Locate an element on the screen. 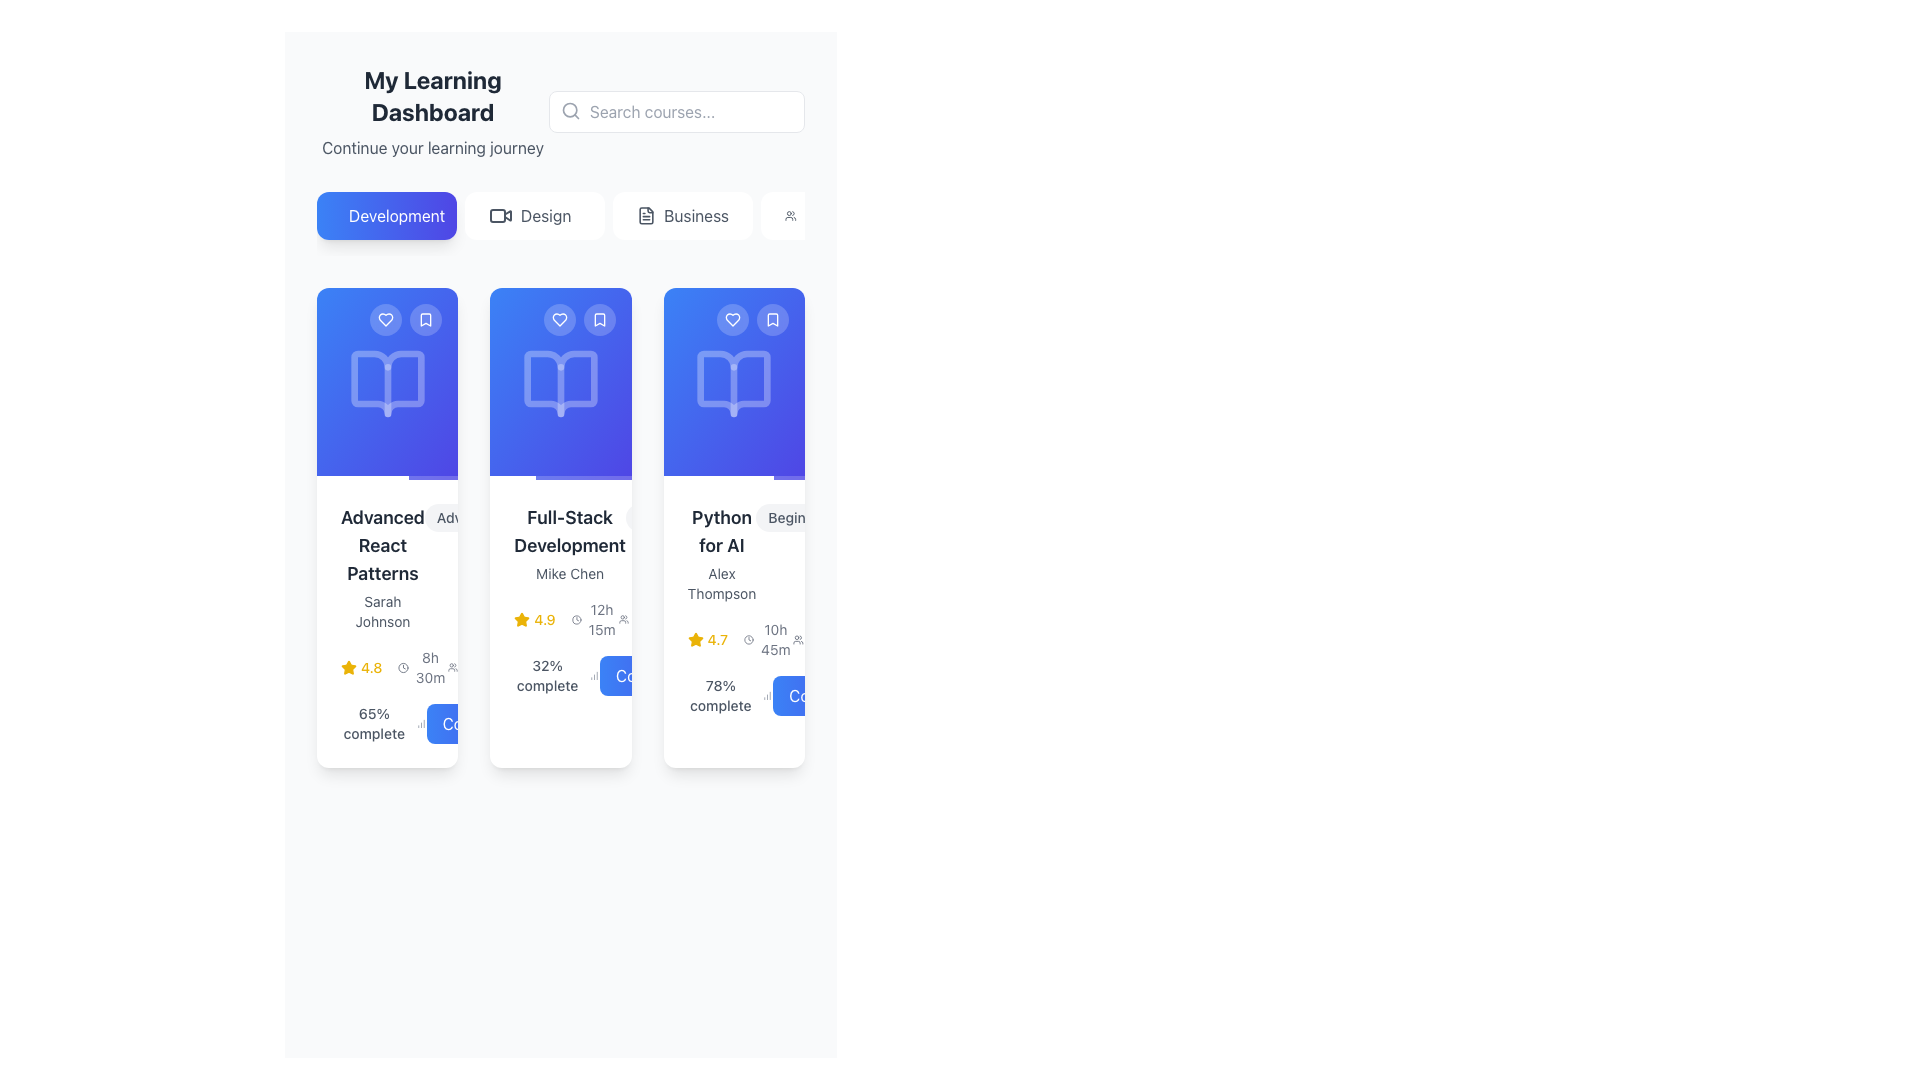 The image size is (1920, 1080). the yellow star icon located beside the text '4.7' in the third card titled 'Python for AI' under the 'Development' section is located at coordinates (695, 640).